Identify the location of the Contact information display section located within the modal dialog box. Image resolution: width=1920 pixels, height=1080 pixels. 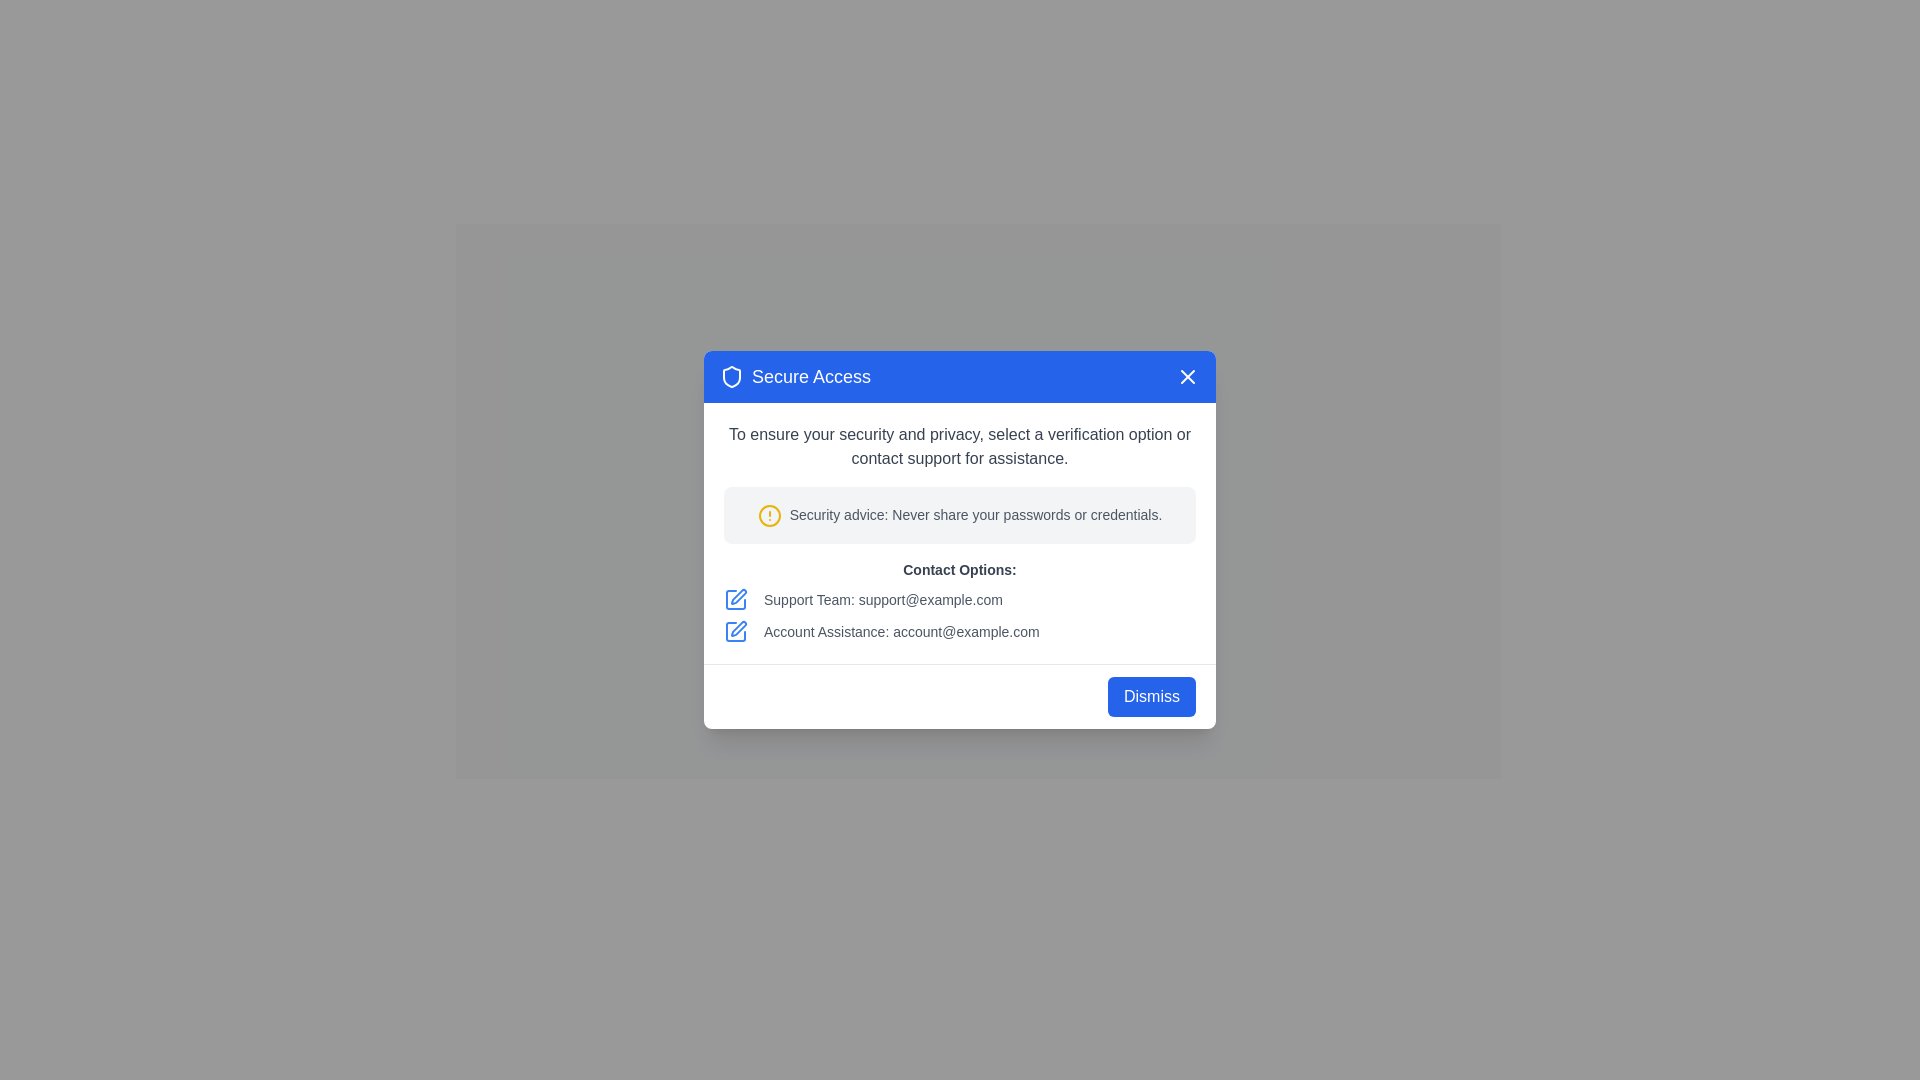
(960, 600).